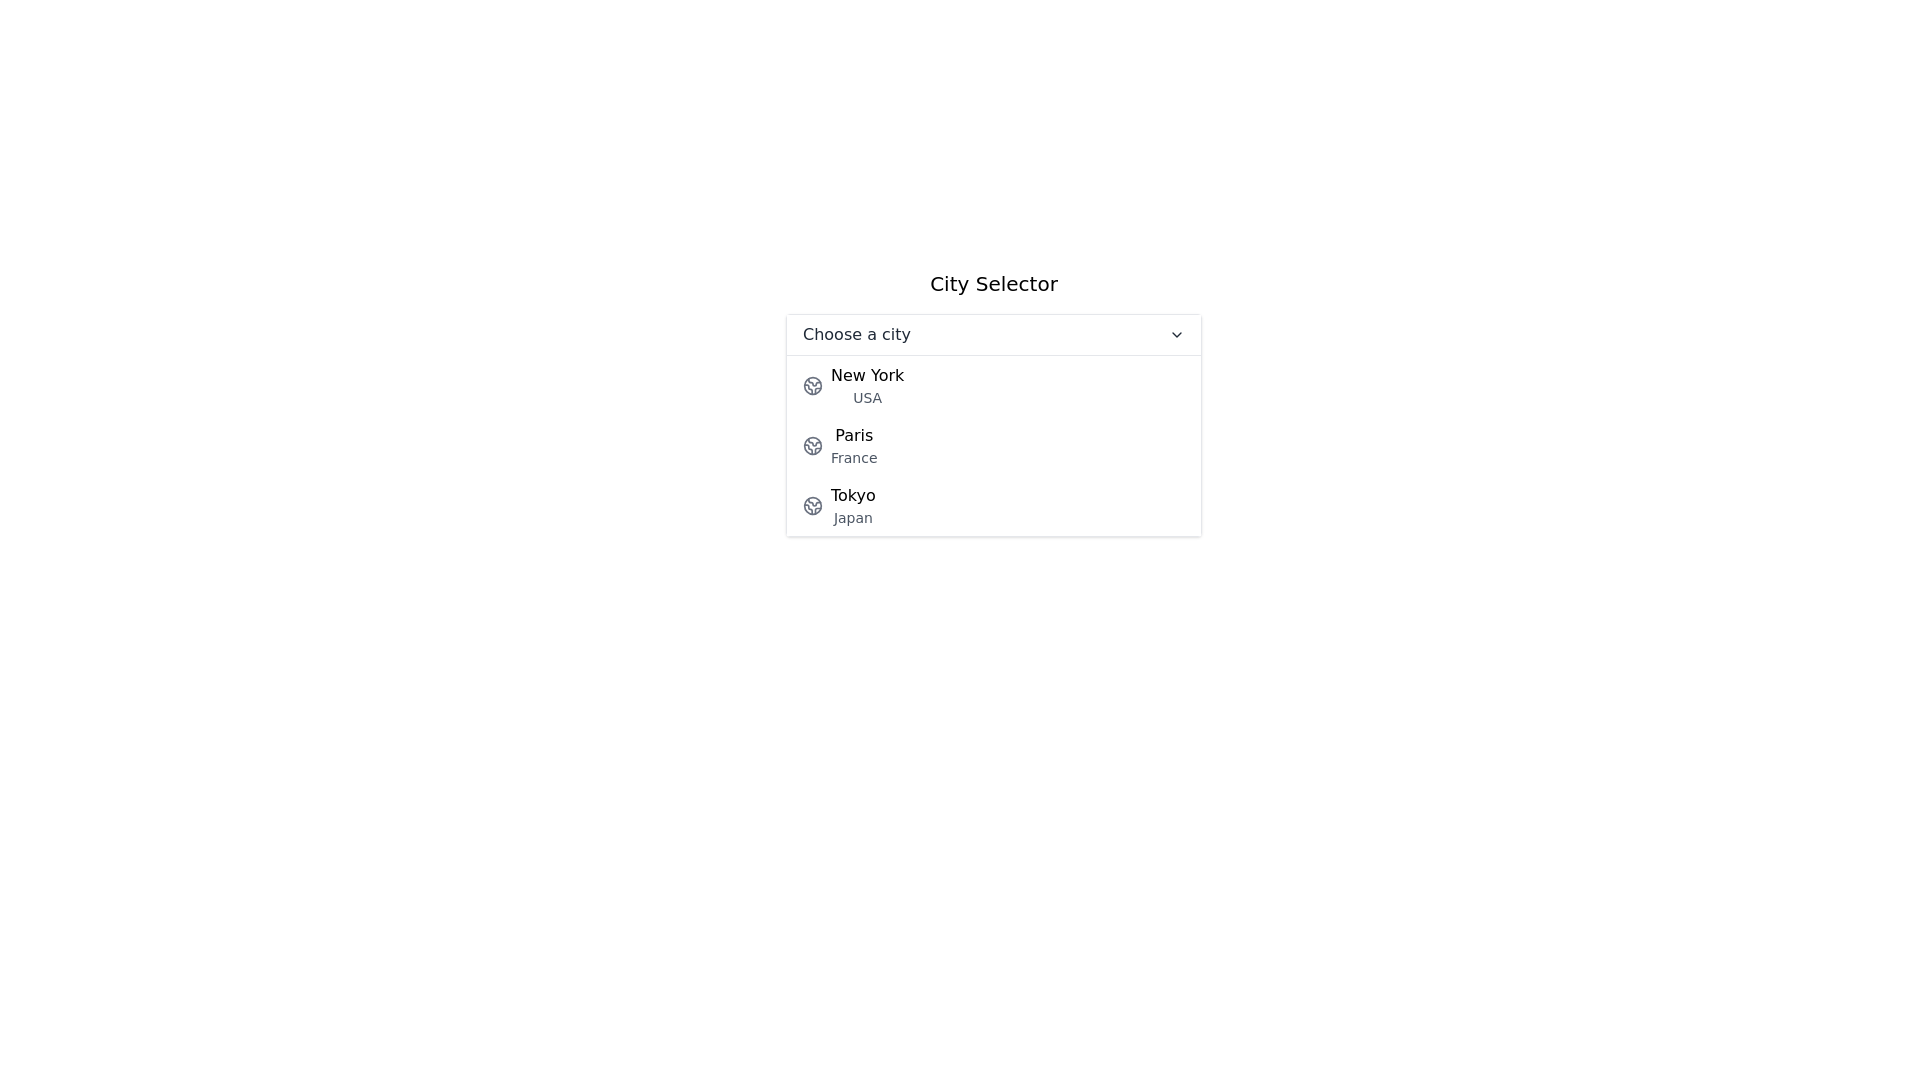  Describe the element at coordinates (812, 445) in the screenshot. I see `the SVG Circle decorative element next to the text 'Paris' in the dropdown list under 'Choose a city'` at that location.